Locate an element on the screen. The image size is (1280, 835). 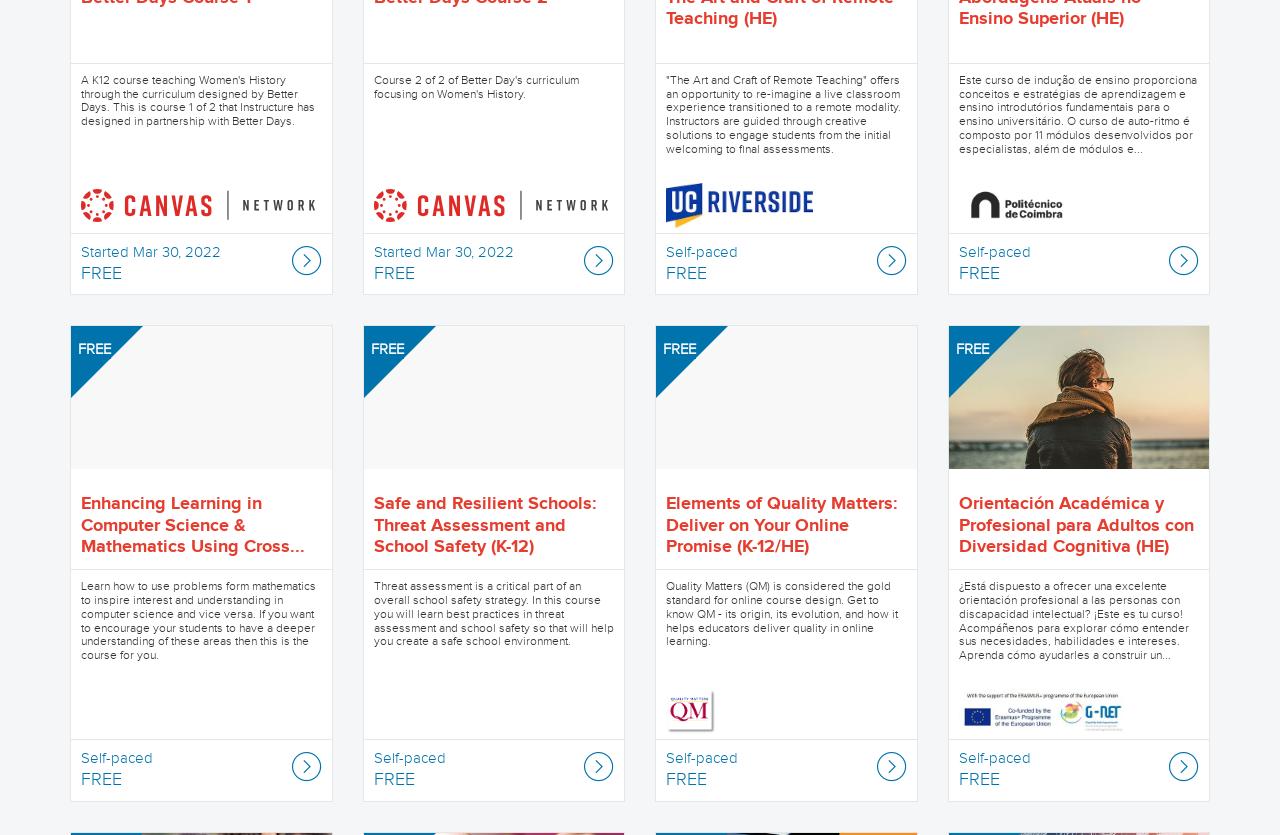
'A K12 course teaching Women's History through the curriculum designed by Better Days. This is course 1 of 2 that Instructure has designed in partnership with Better Days.' is located at coordinates (198, 99).